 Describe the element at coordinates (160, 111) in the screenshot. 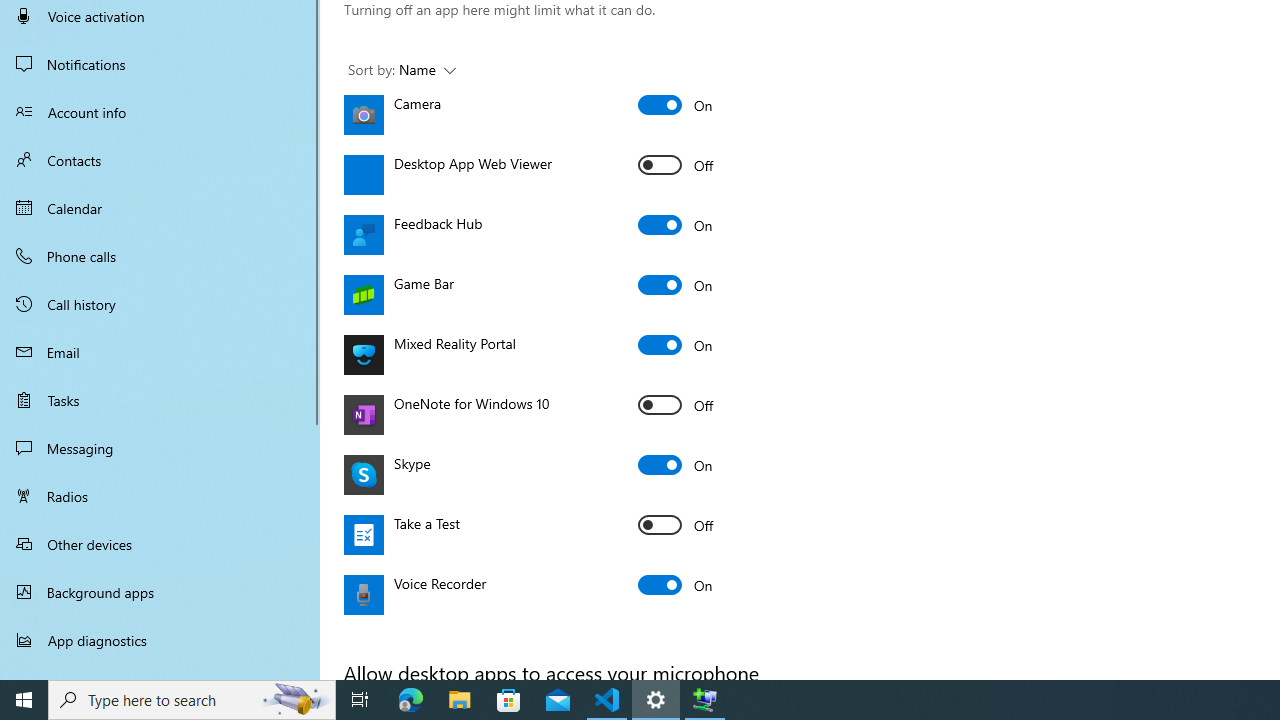

I see `'Account info'` at that location.